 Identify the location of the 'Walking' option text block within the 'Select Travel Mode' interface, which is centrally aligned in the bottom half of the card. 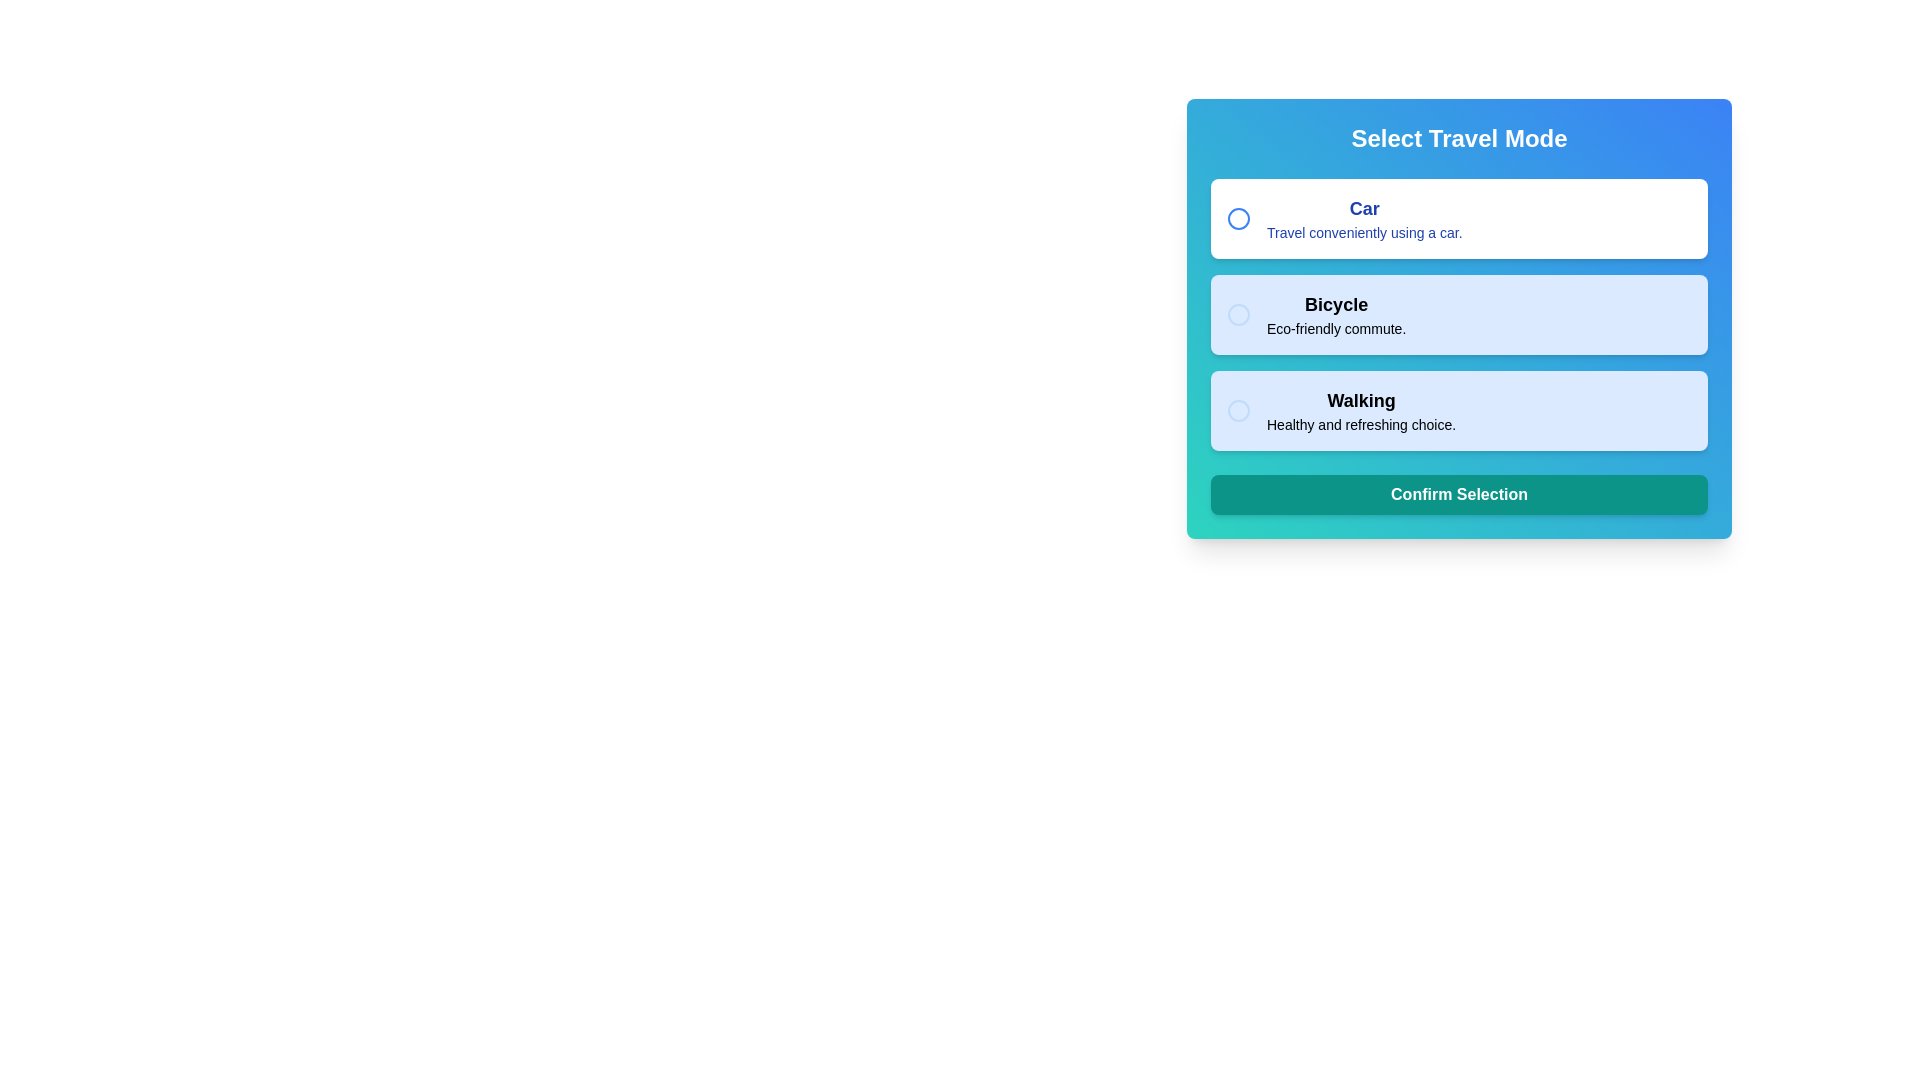
(1360, 410).